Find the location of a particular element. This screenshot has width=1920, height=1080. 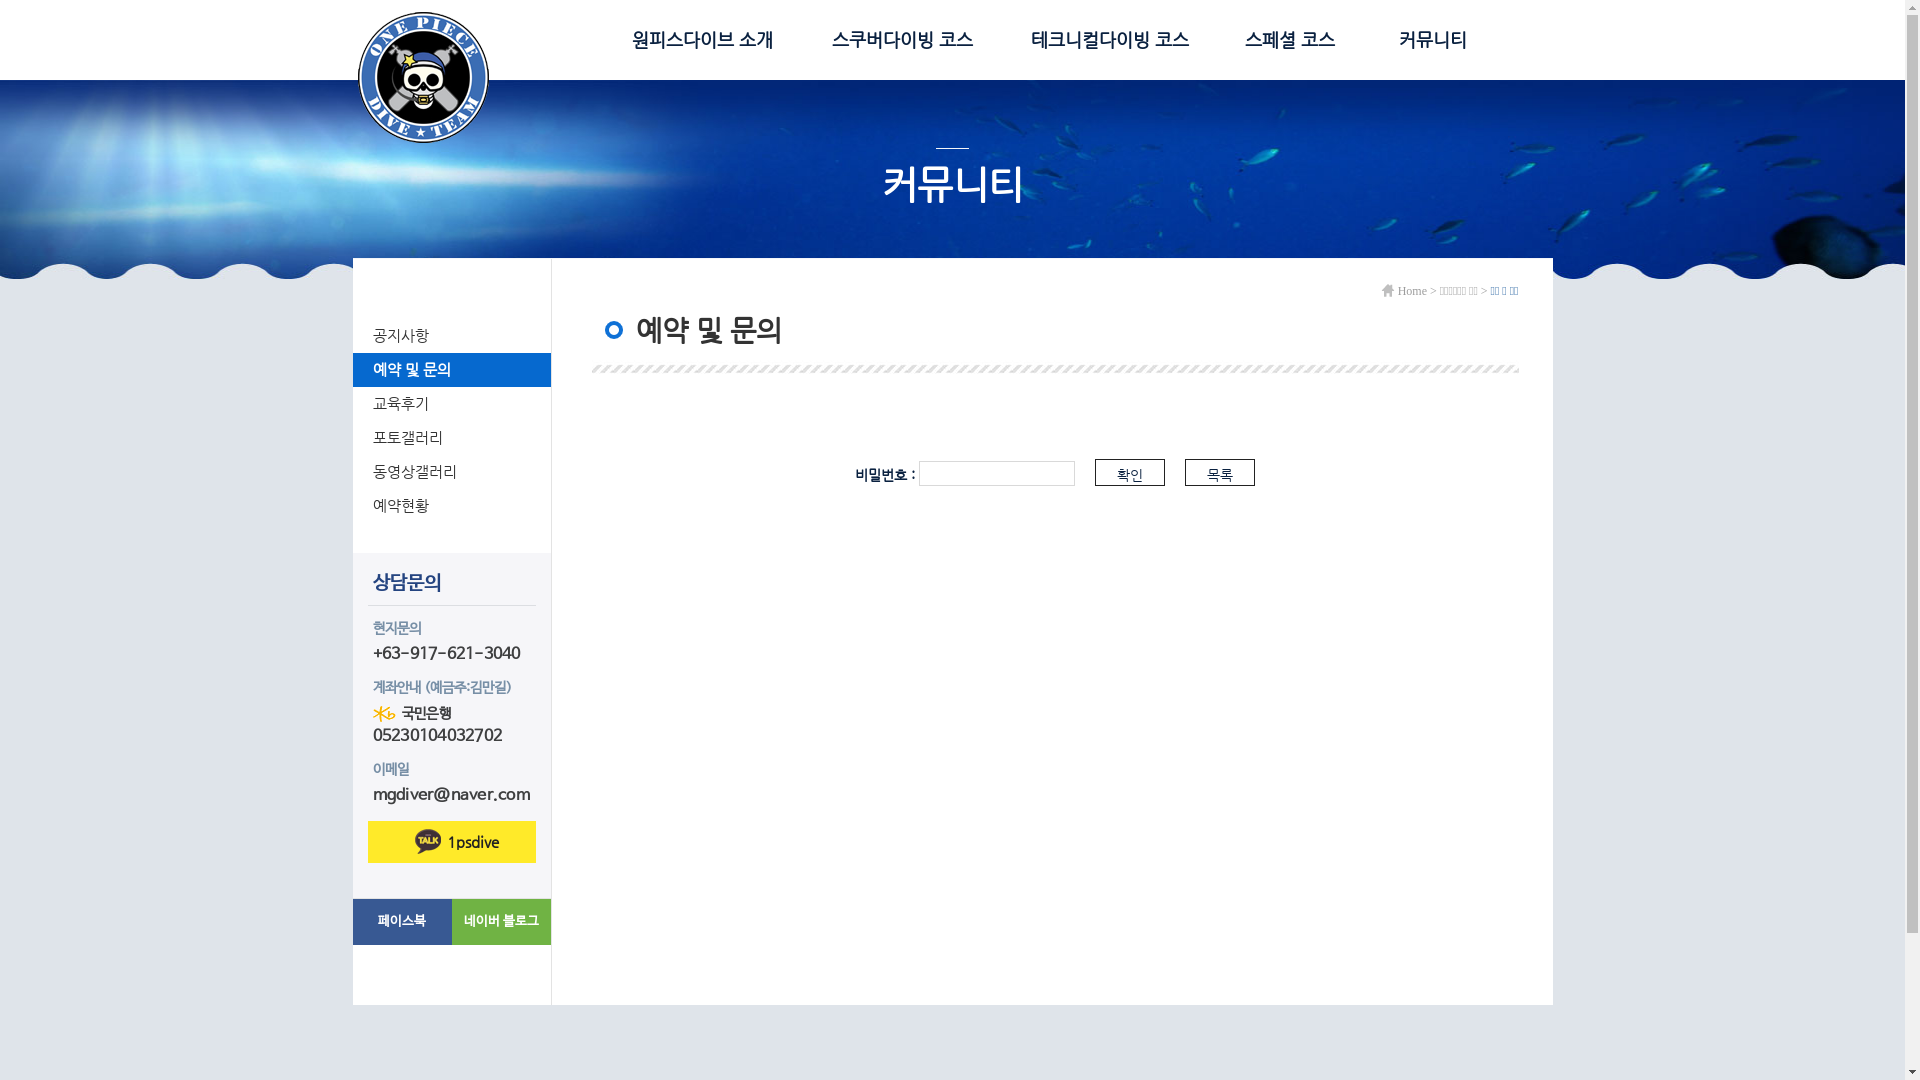

'Home' is located at coordinates (1402, 290).